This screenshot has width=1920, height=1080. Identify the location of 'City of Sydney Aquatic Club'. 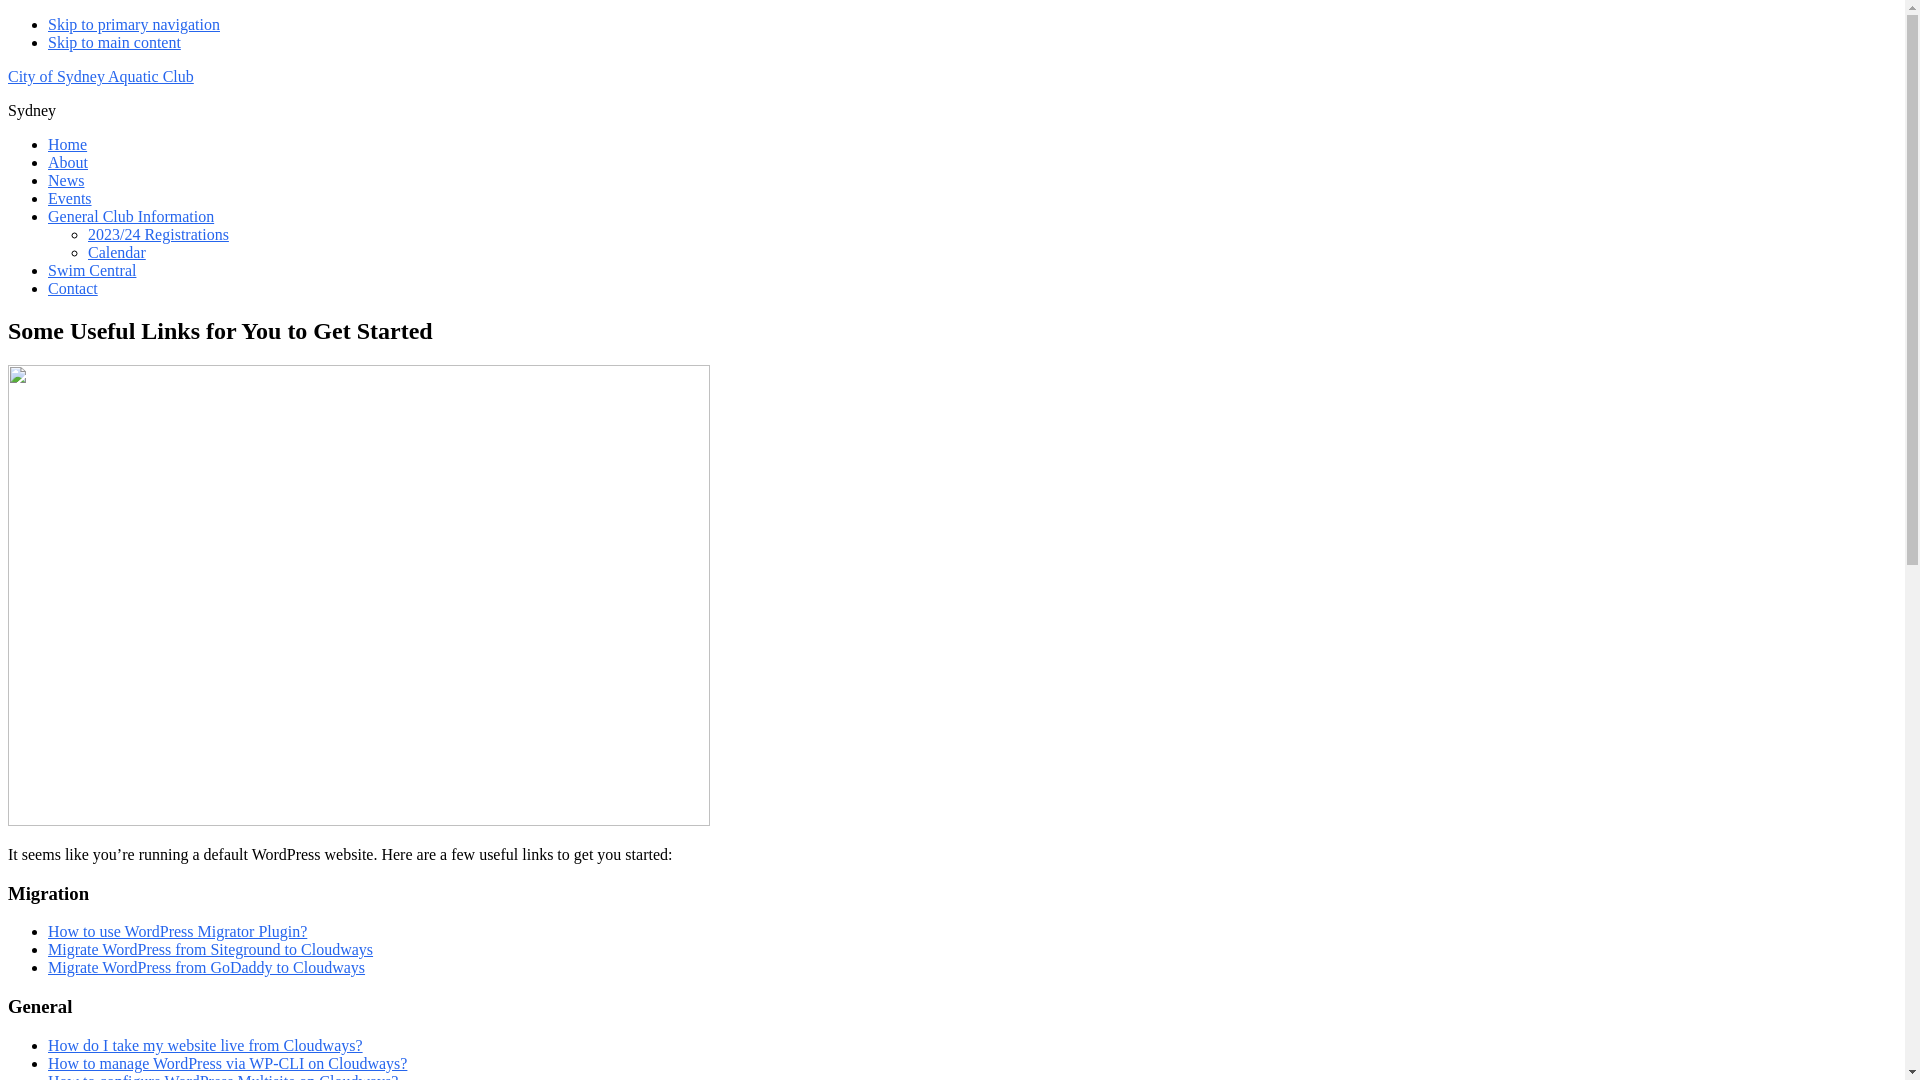
(99, 75).